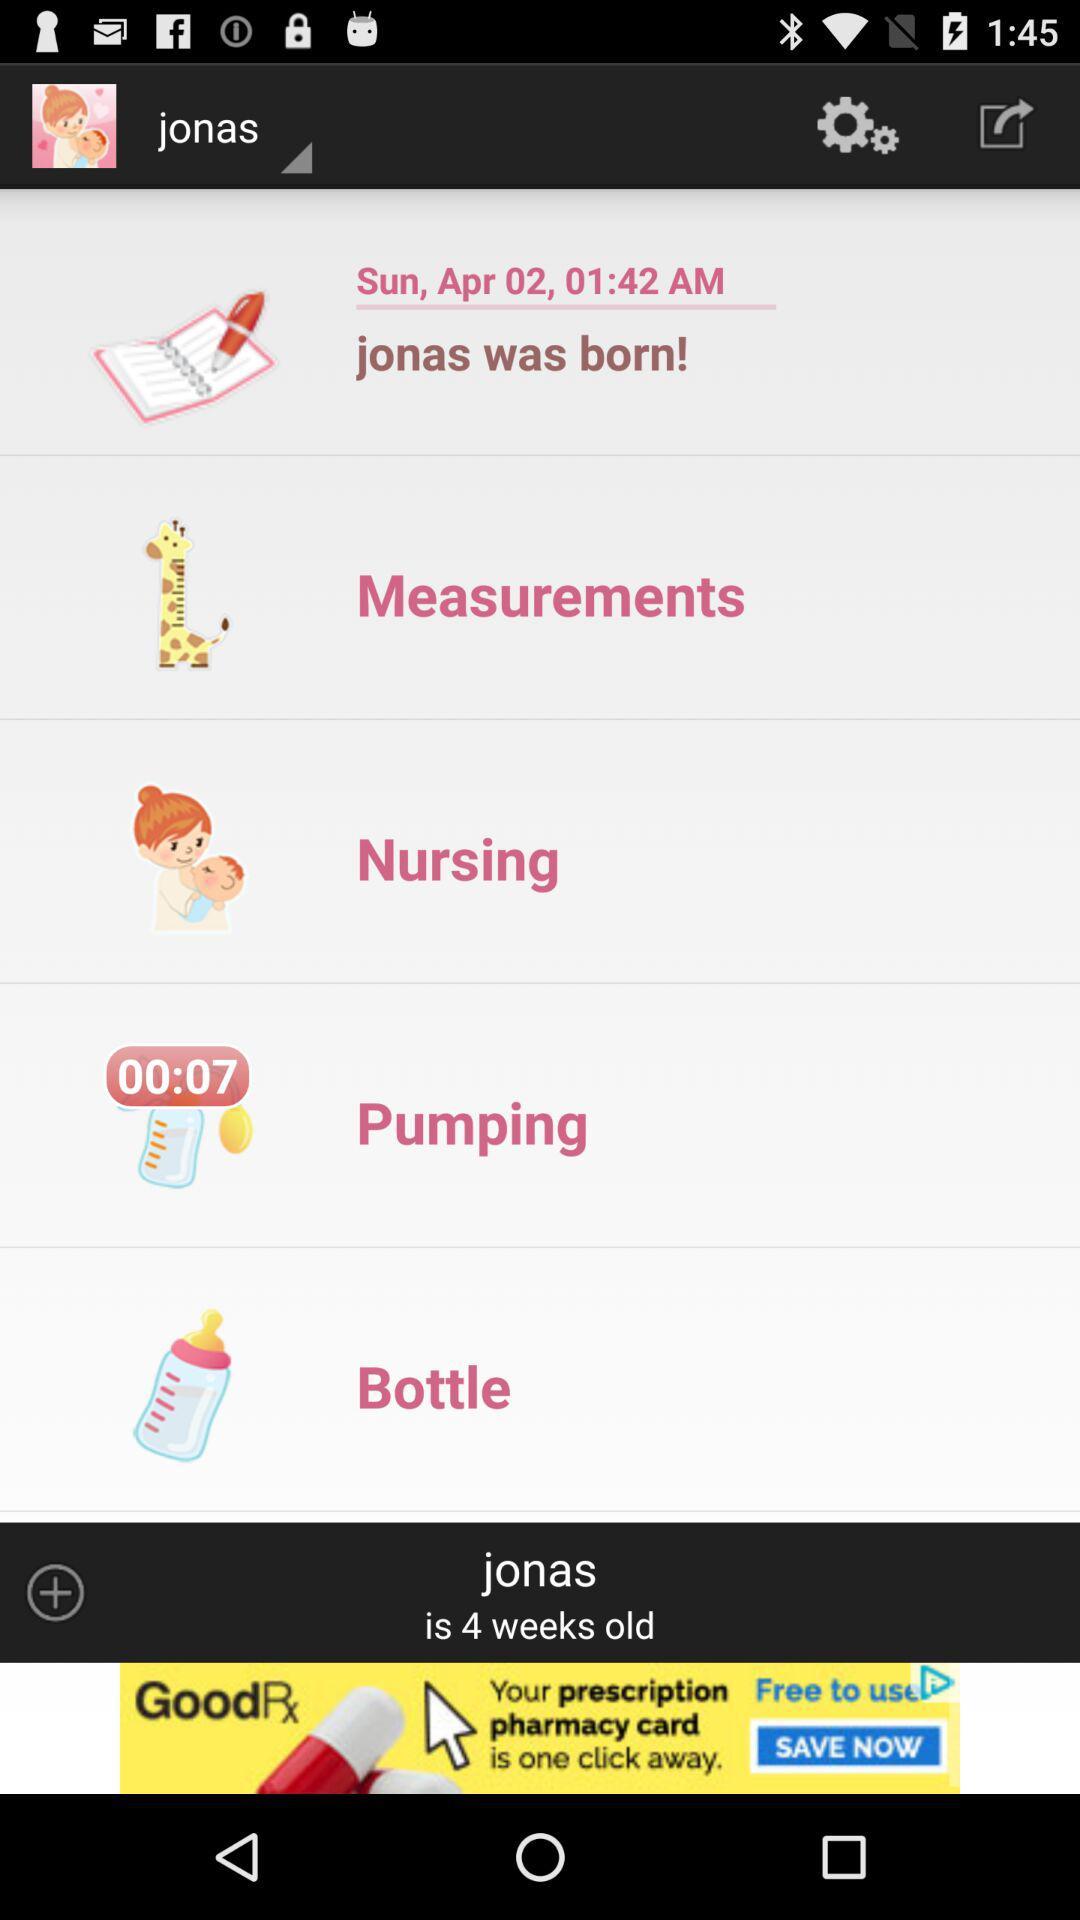 The image size is (1080, 1920). I want to click on the add icon, so click(54, 1703).